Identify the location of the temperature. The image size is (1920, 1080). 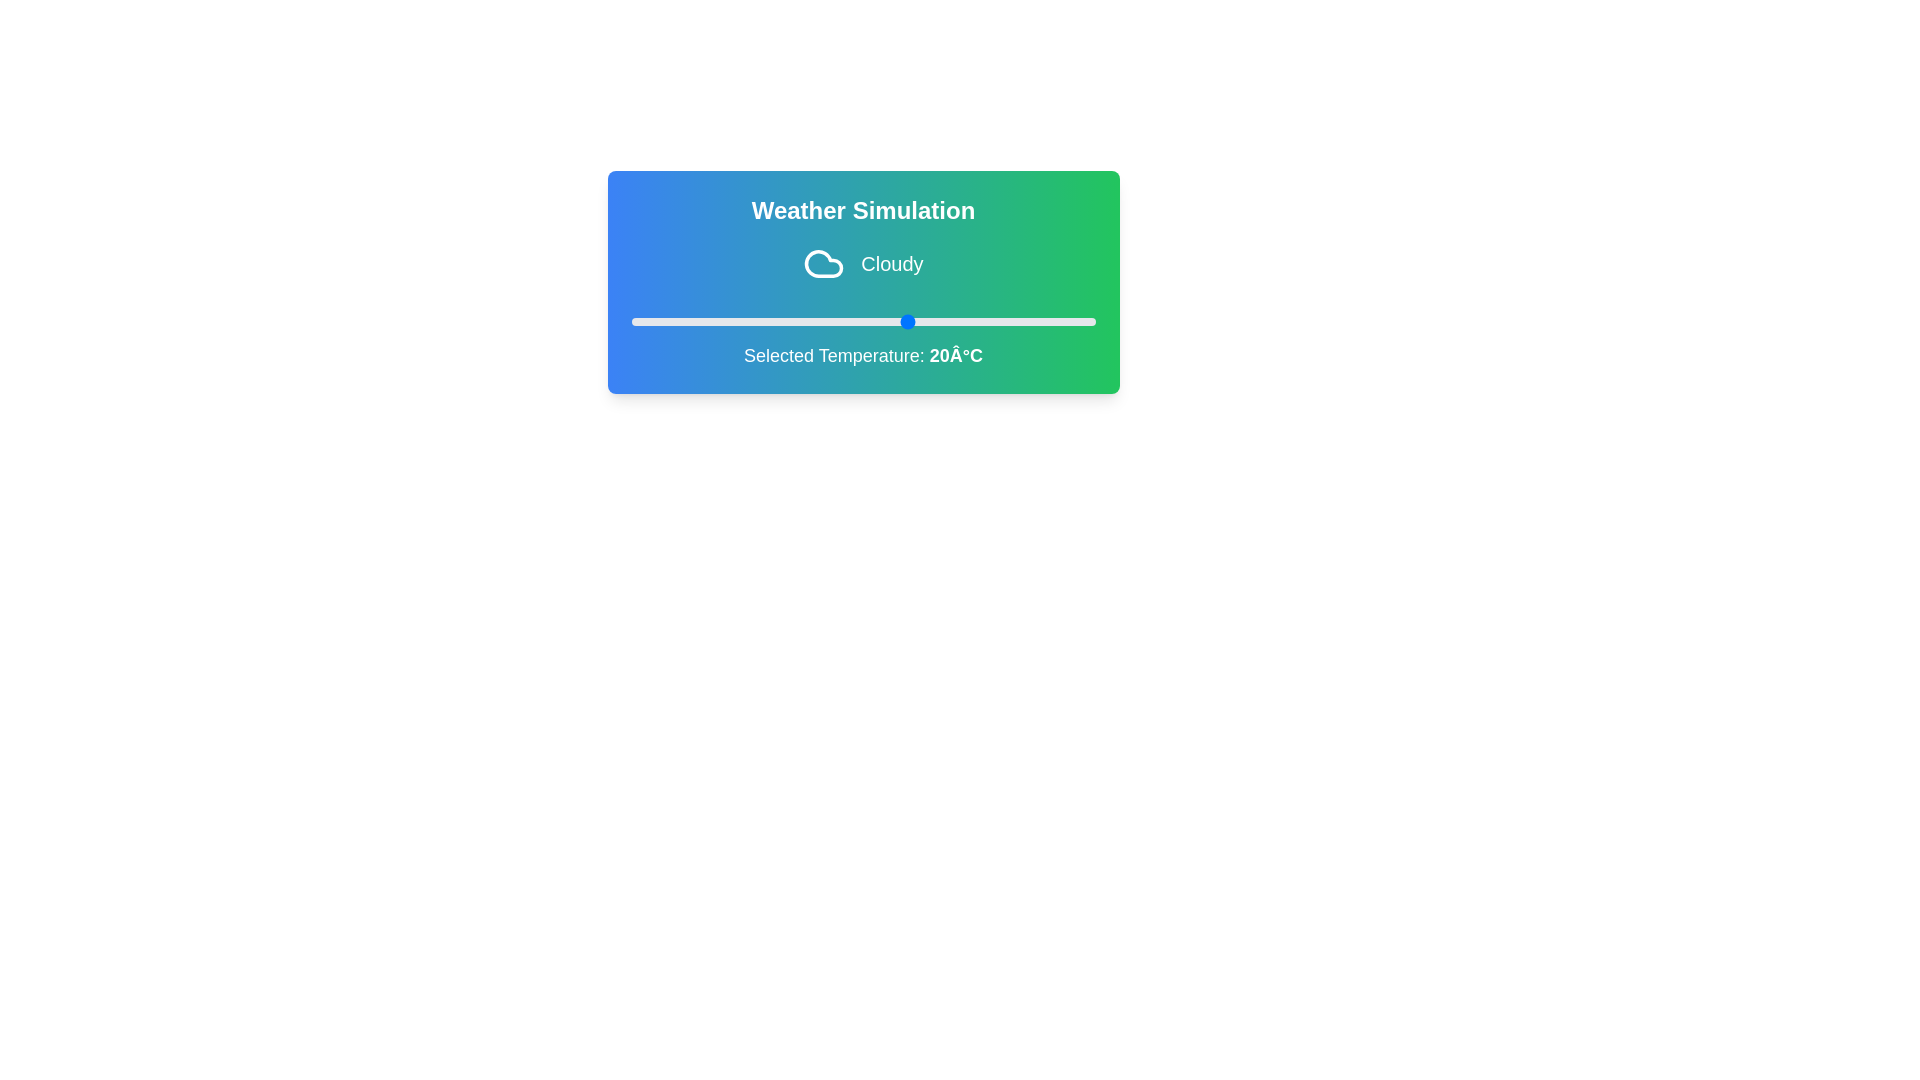
(1075, 320).